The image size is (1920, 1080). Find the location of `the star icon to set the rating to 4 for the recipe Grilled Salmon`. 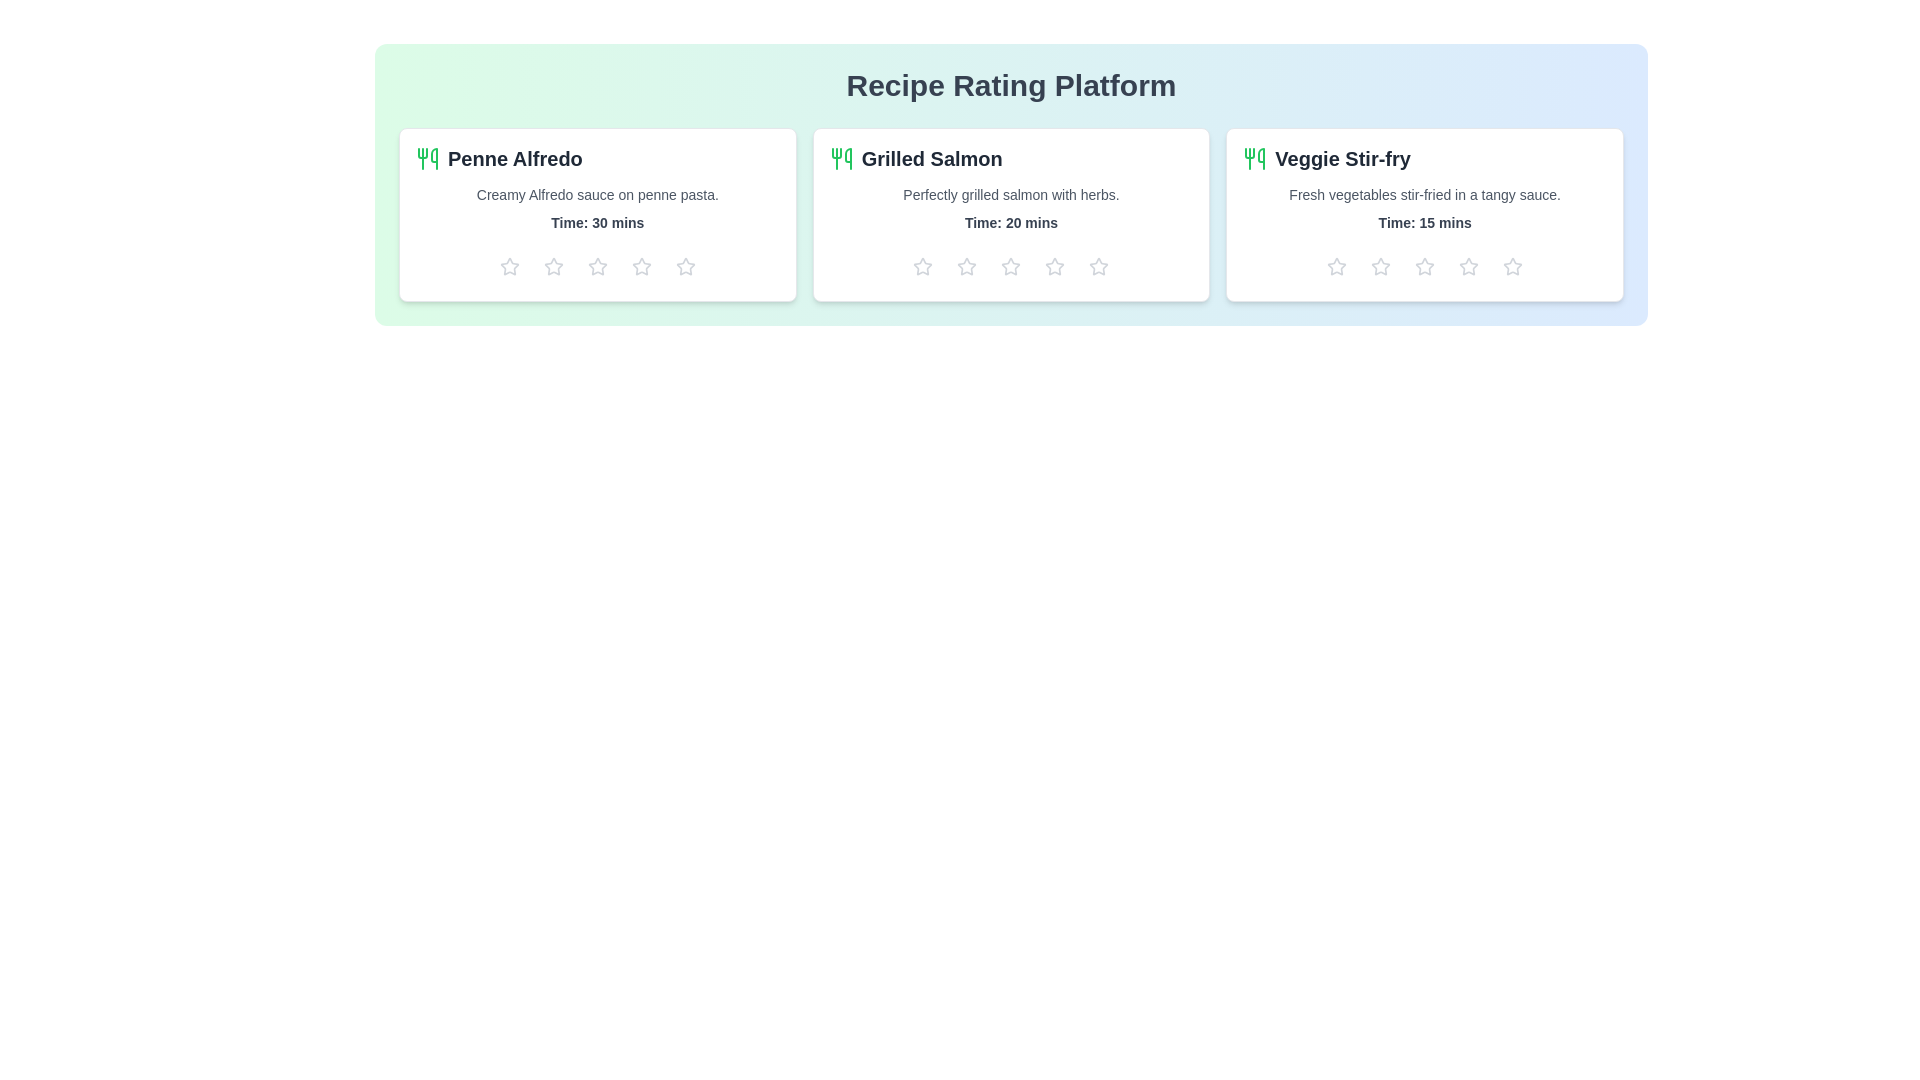

the star icon to set the rating to 4 for the recipe Grilled Salmon is located at coordinates (1054, 265).